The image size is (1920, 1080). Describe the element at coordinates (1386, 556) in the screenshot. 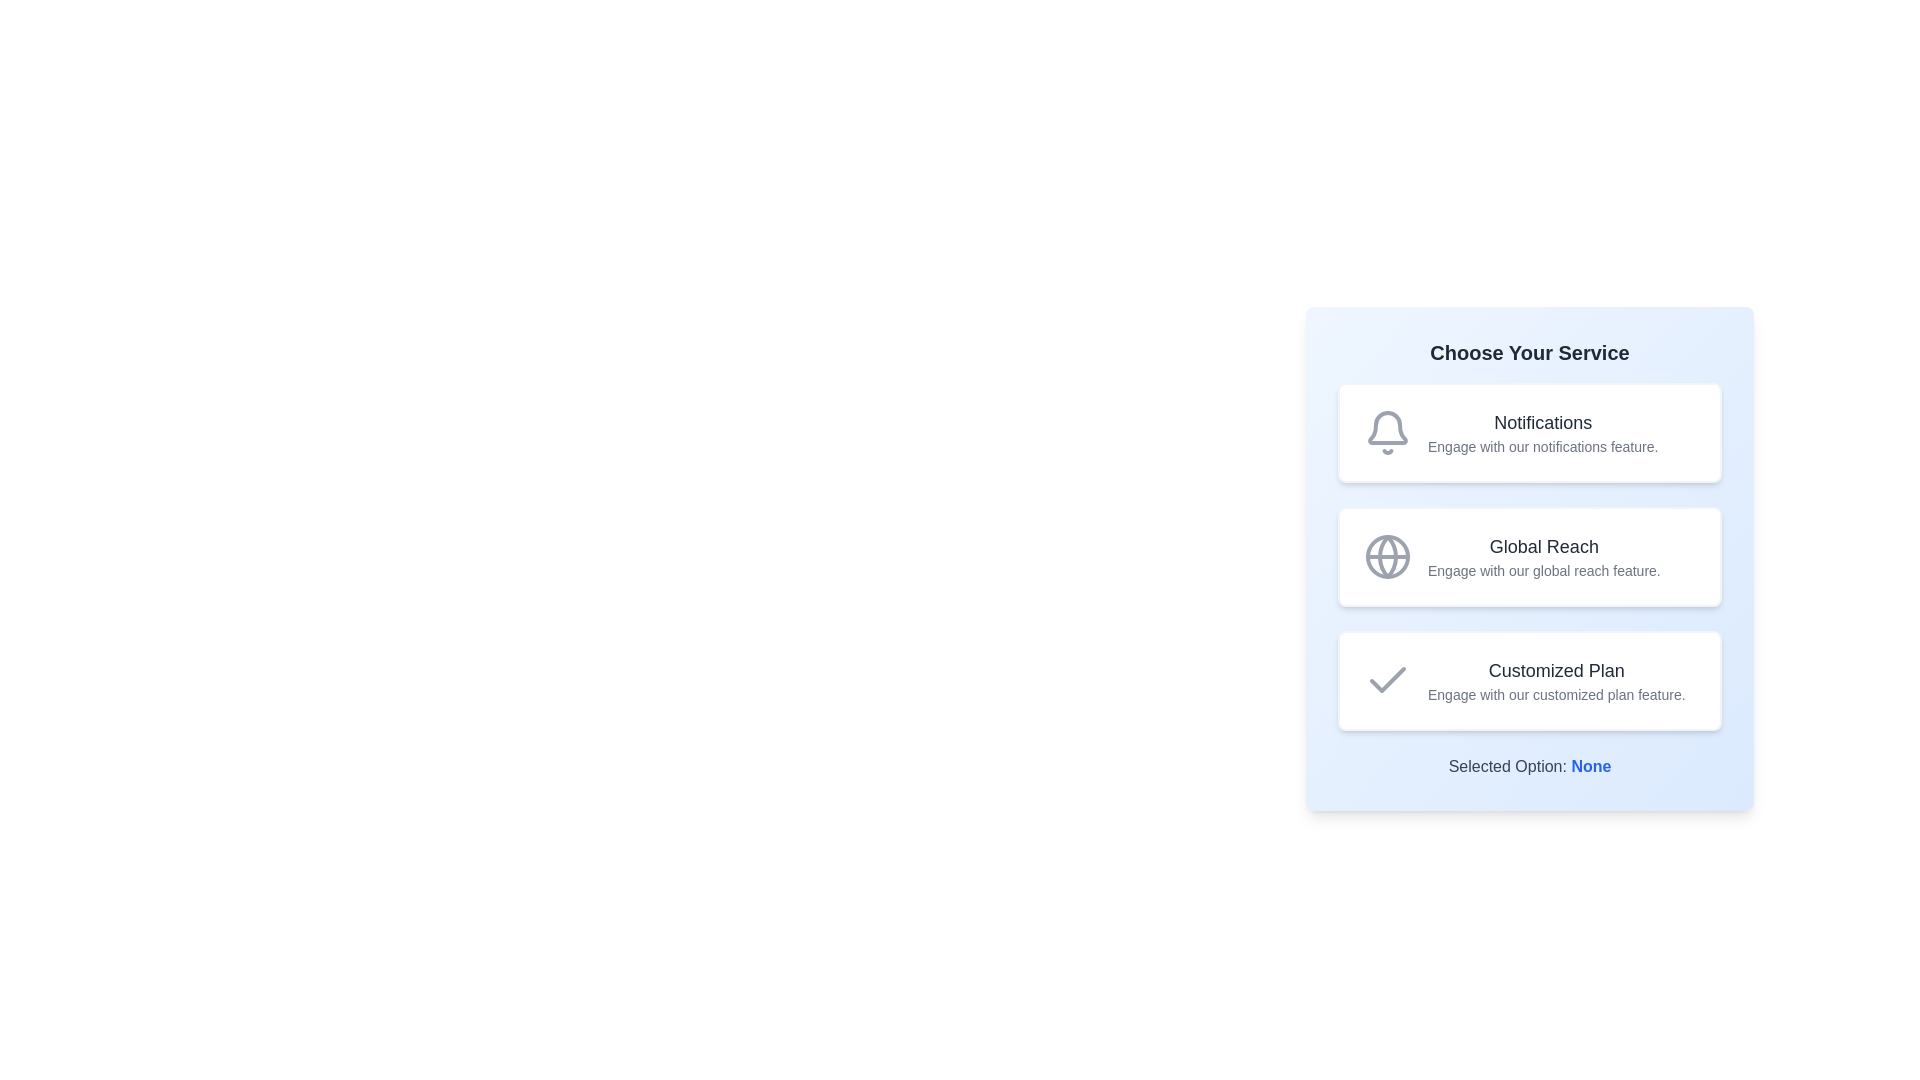

I see `the small circular graphic element within the globe icon, located at the center of the globe icon in the 'Global Reach' option of the service selection card` at that location.